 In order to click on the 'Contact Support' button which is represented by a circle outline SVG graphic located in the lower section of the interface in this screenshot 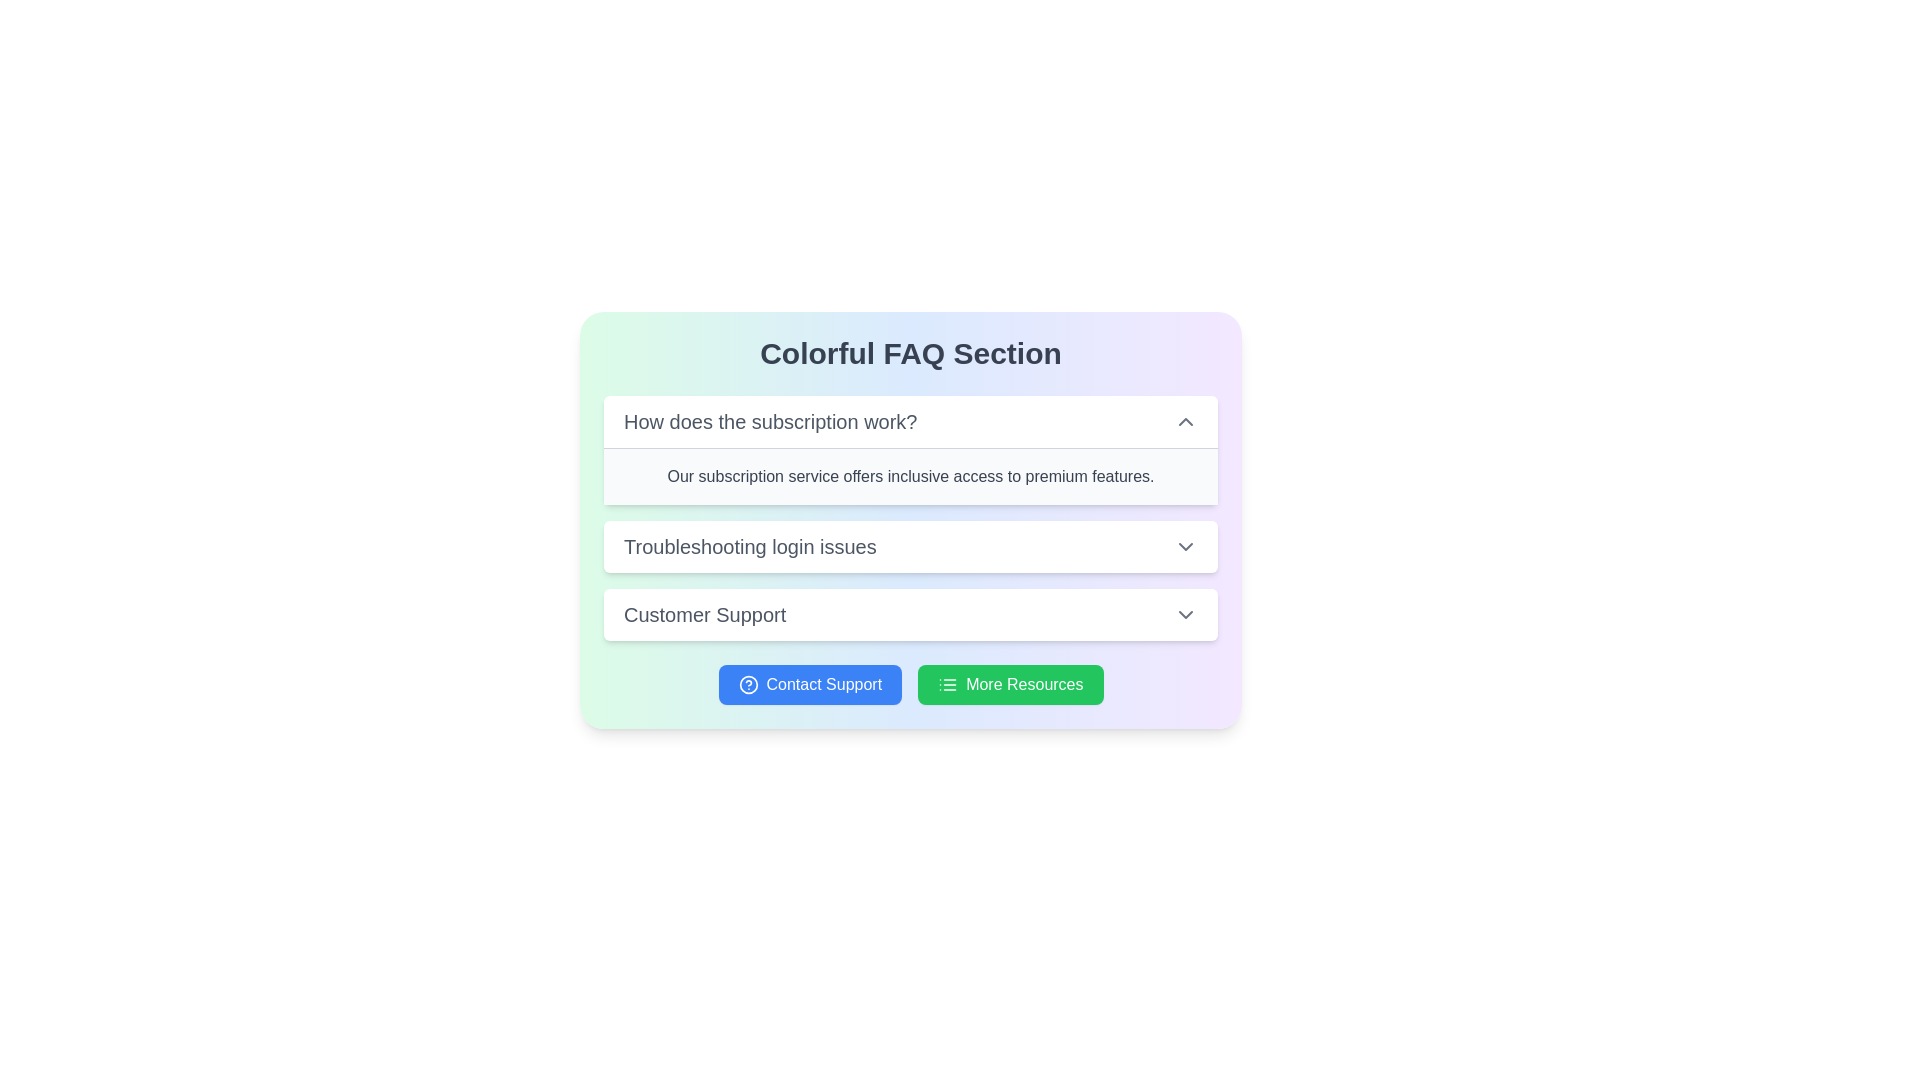, I will do `click(747, 684)`.